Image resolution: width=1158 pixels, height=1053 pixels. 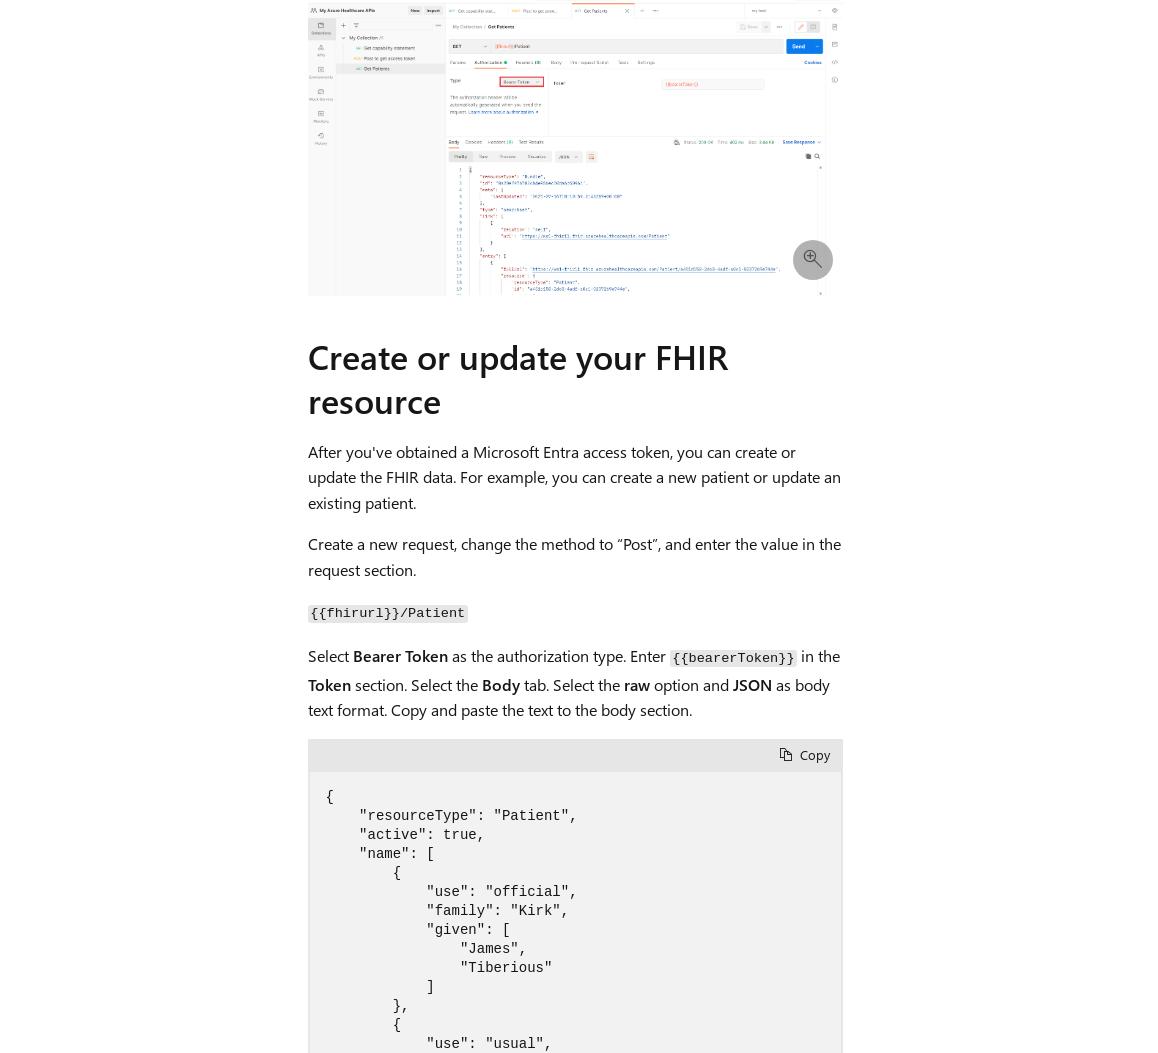 I want to click on 'After you've obtained a Microsoft Entra access token, you can create or update the FHIR data. For example, you can create a new patient or update an existing patient.', so click(x=573, y=474).